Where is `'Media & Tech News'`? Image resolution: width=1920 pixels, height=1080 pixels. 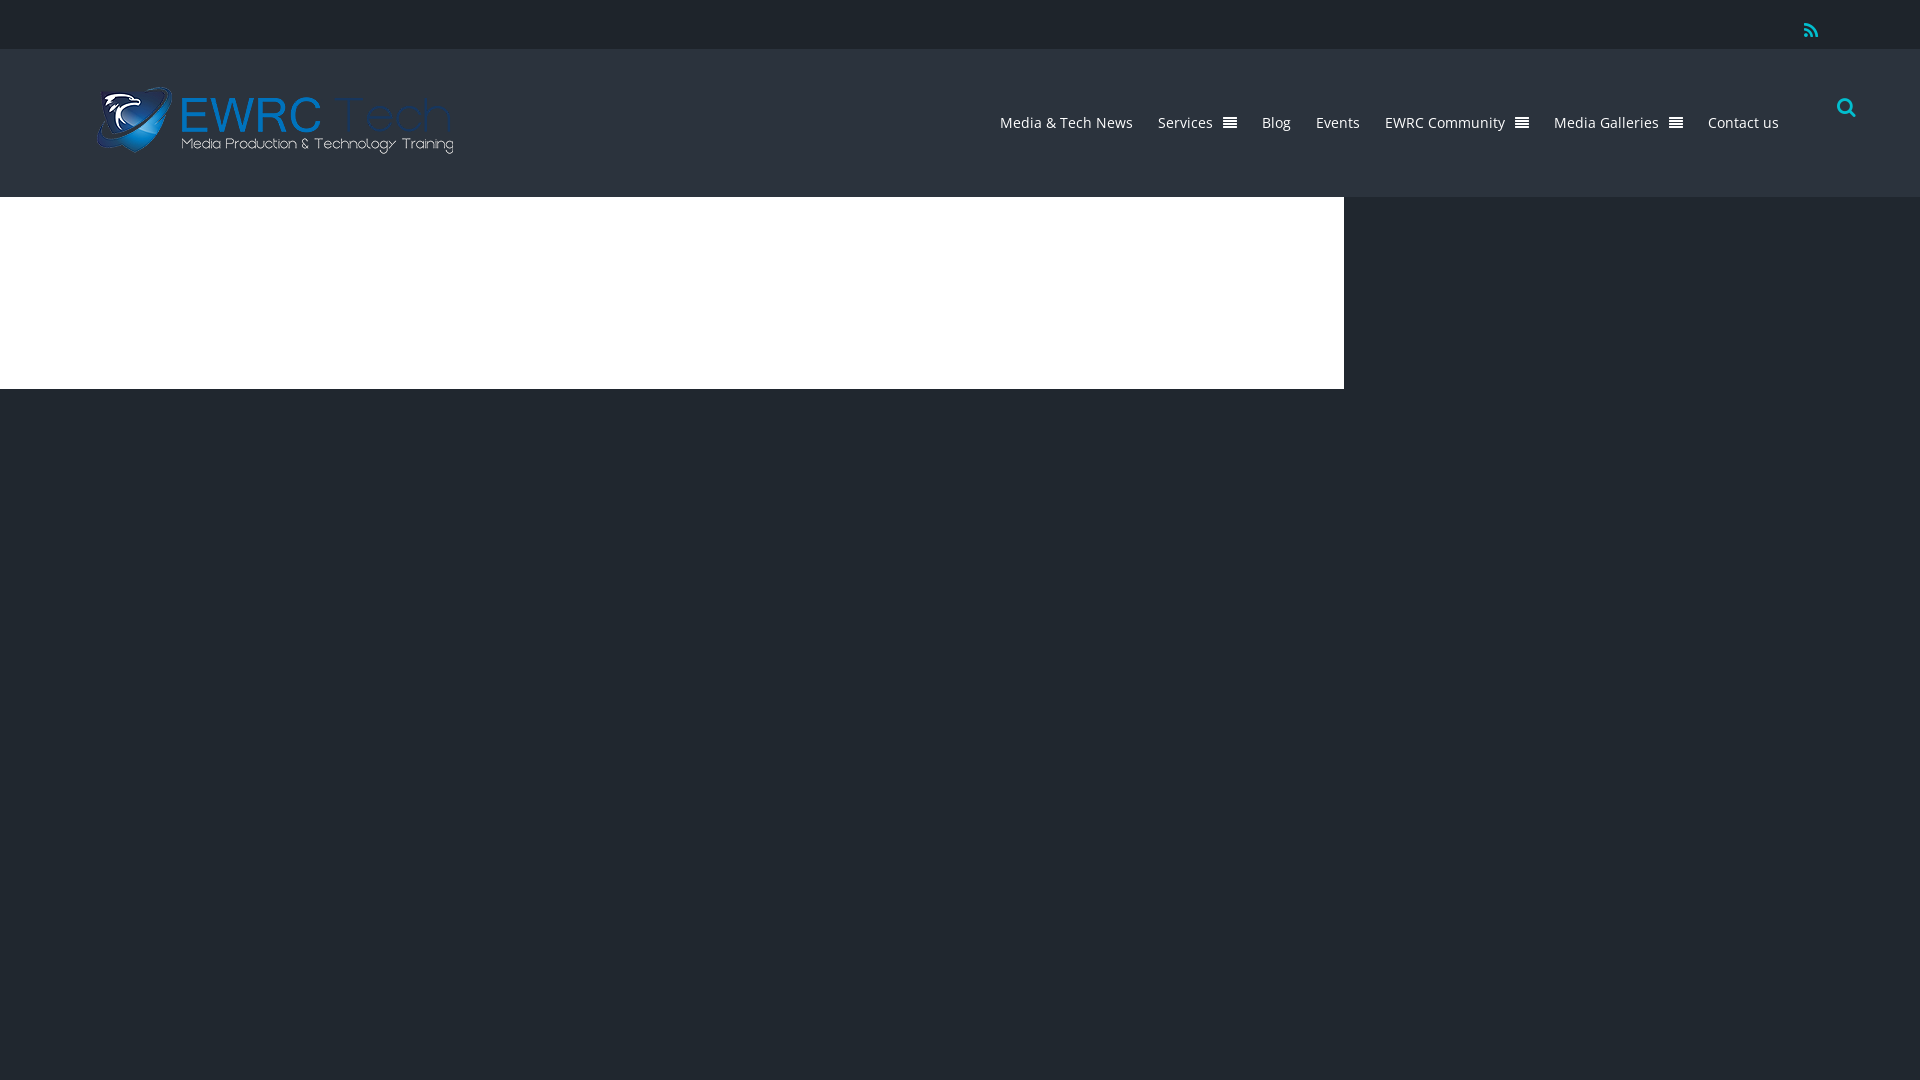
'Media & Tech News' is located at coordinates (1065, 122).